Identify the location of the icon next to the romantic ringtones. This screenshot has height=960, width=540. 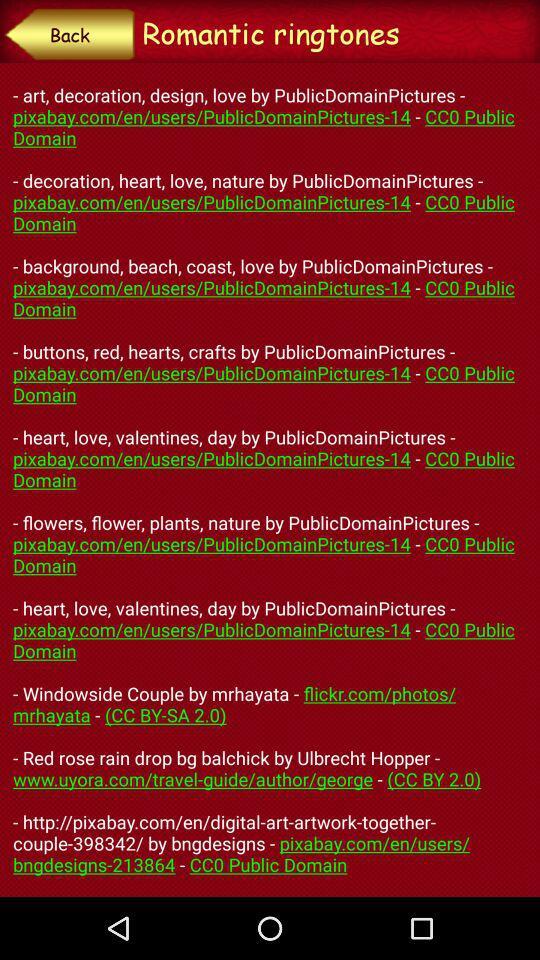
(68, 33).